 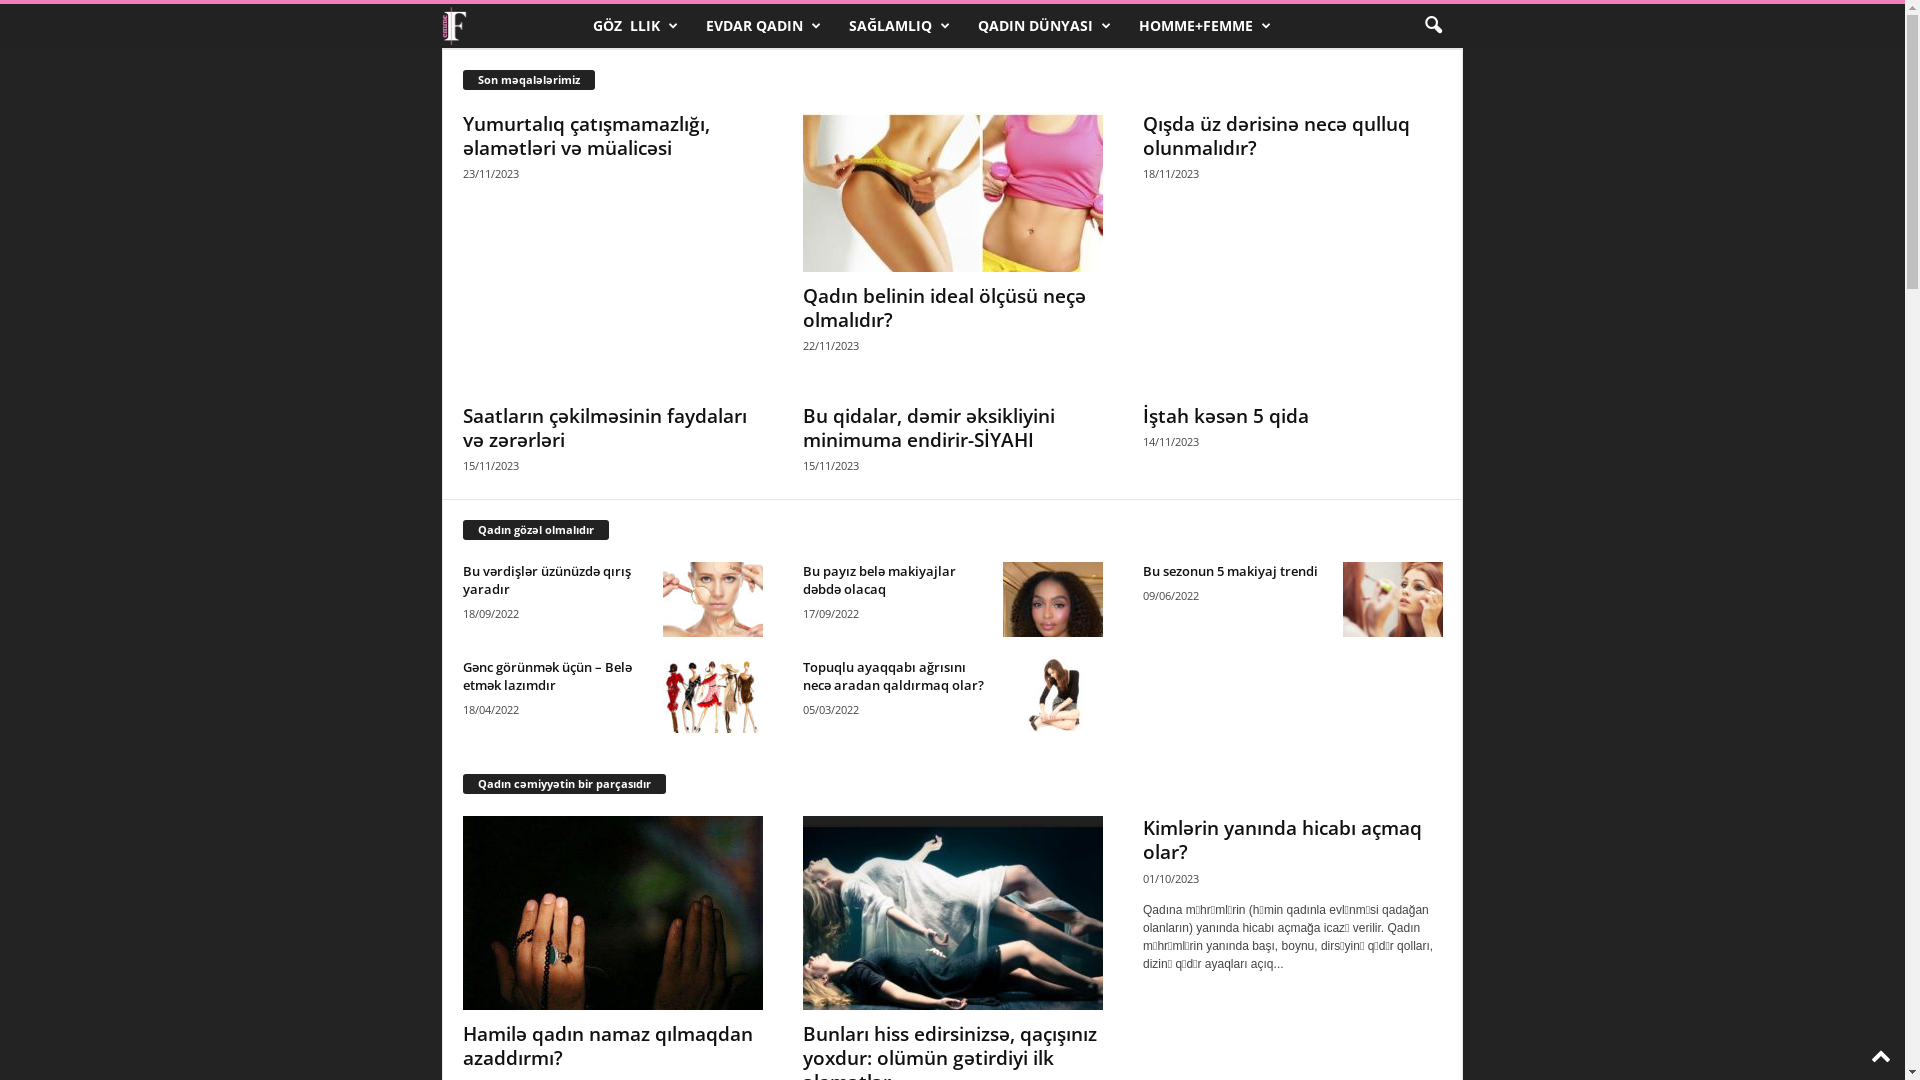 I want to click on 'HOMME+FEMME', so click(x=1203, y=26).